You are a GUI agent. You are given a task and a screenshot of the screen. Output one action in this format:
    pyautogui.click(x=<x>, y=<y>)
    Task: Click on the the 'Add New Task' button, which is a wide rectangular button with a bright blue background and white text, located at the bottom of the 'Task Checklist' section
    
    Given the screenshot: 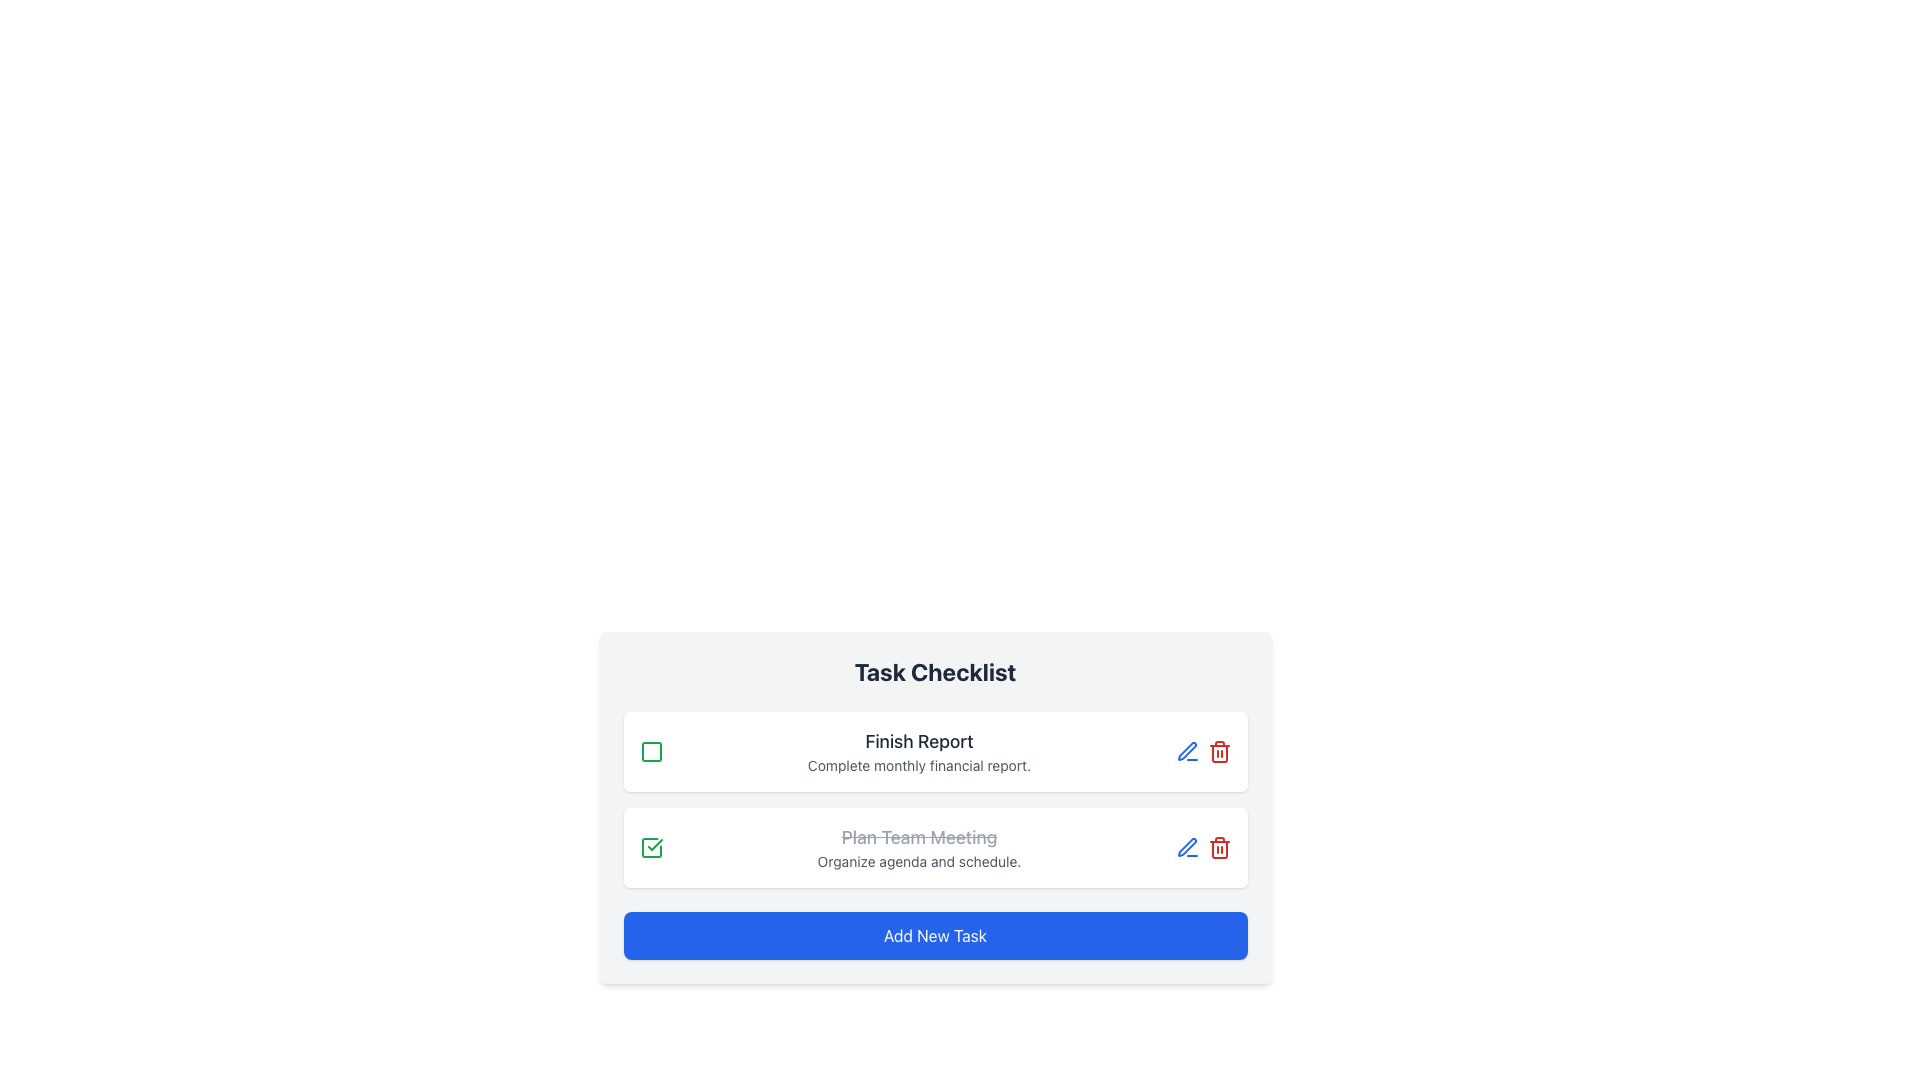 What is the action you would take?
    pyautogui.click(x=934, y=936)
    